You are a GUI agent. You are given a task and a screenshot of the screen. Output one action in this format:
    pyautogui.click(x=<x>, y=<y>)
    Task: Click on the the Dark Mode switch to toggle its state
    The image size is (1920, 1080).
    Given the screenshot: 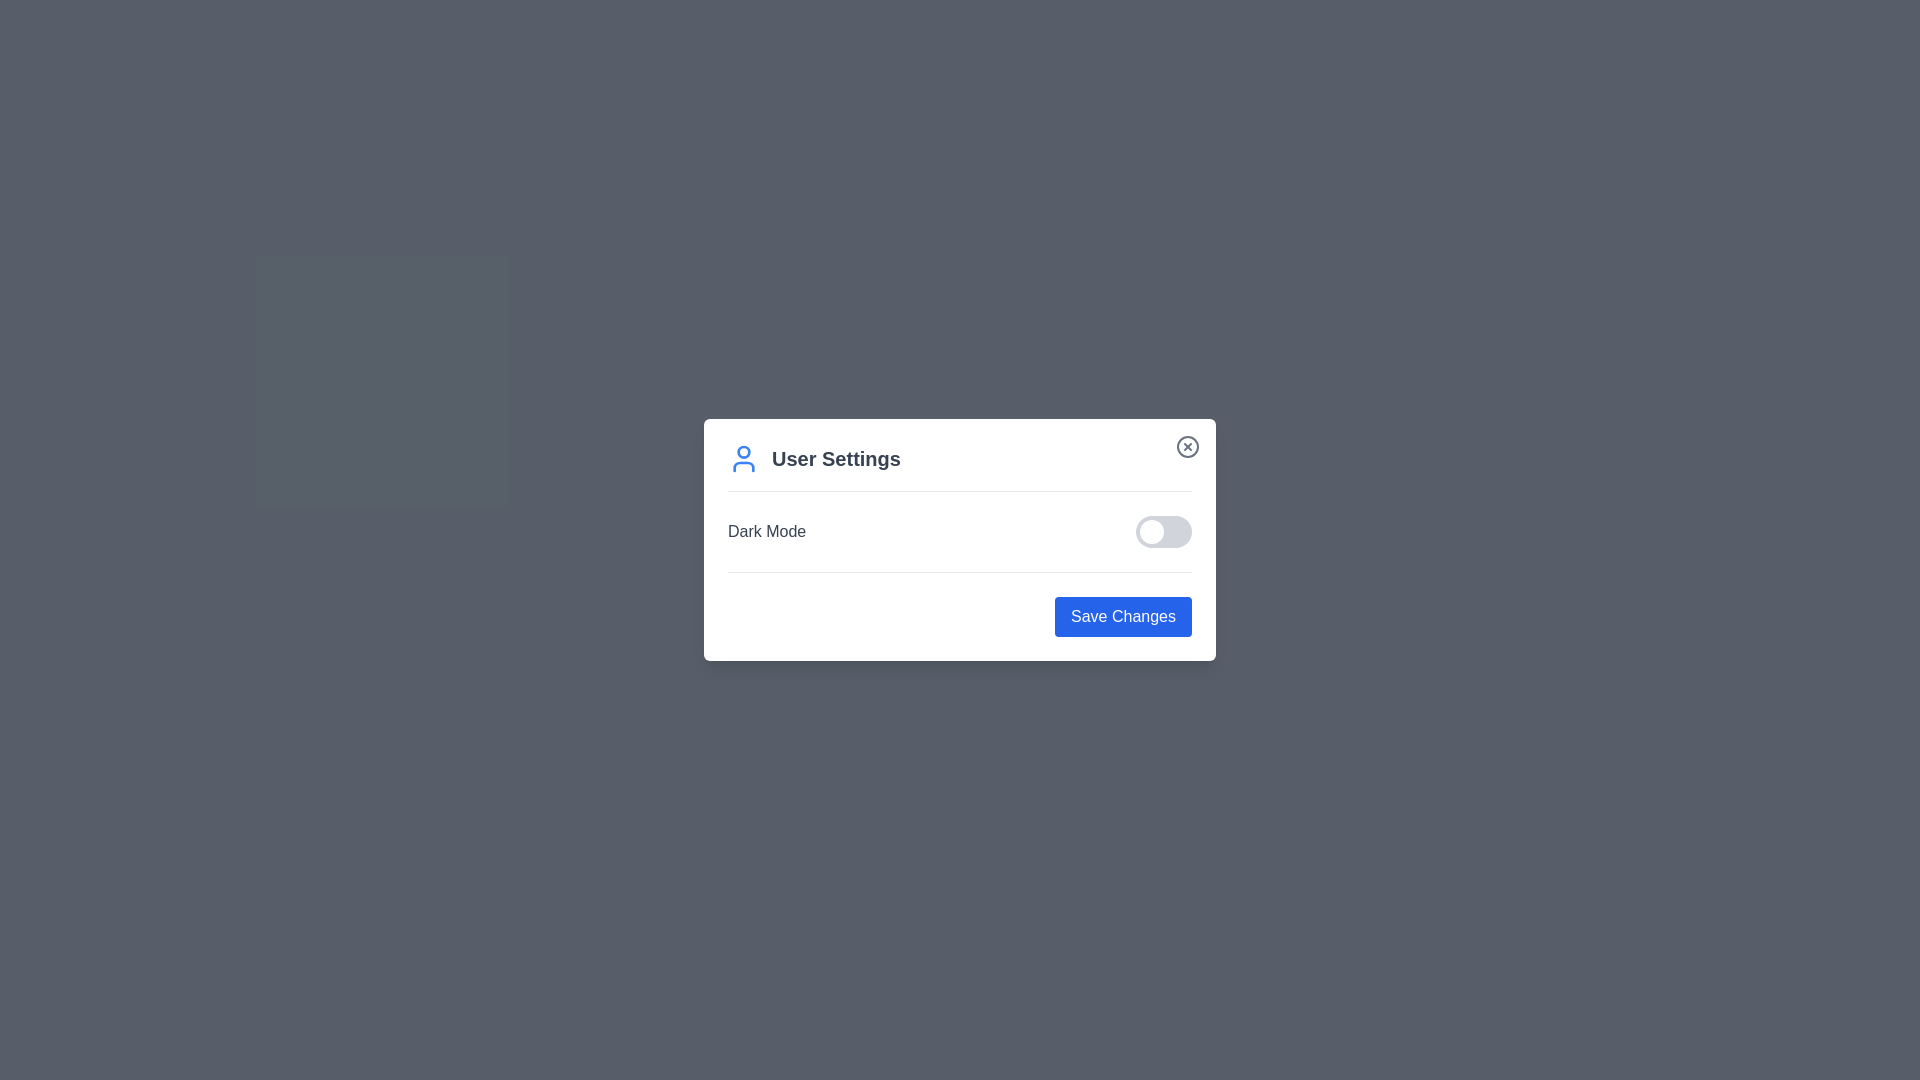 What is the action you would take?
    pyautogui.click(x=1163, y=531)
    